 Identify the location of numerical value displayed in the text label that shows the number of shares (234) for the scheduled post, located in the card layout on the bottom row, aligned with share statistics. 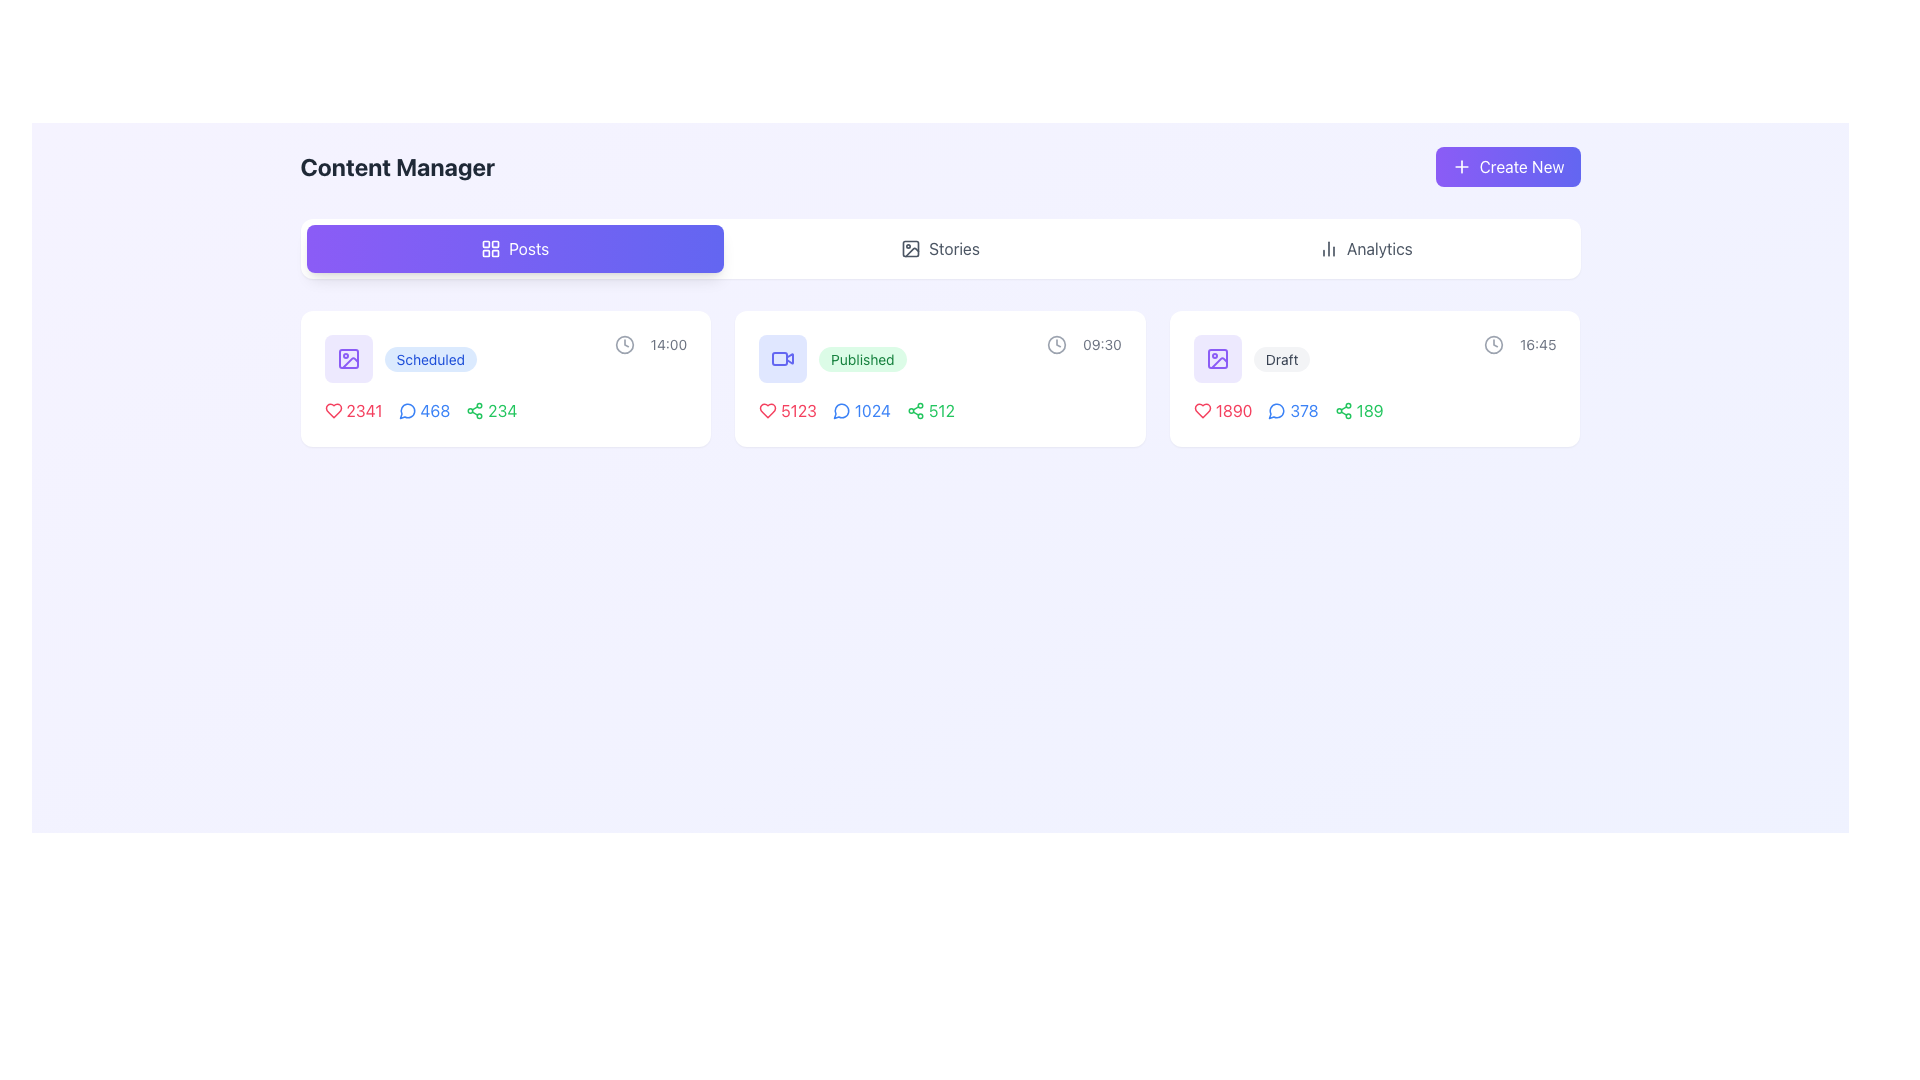
(502, 410).